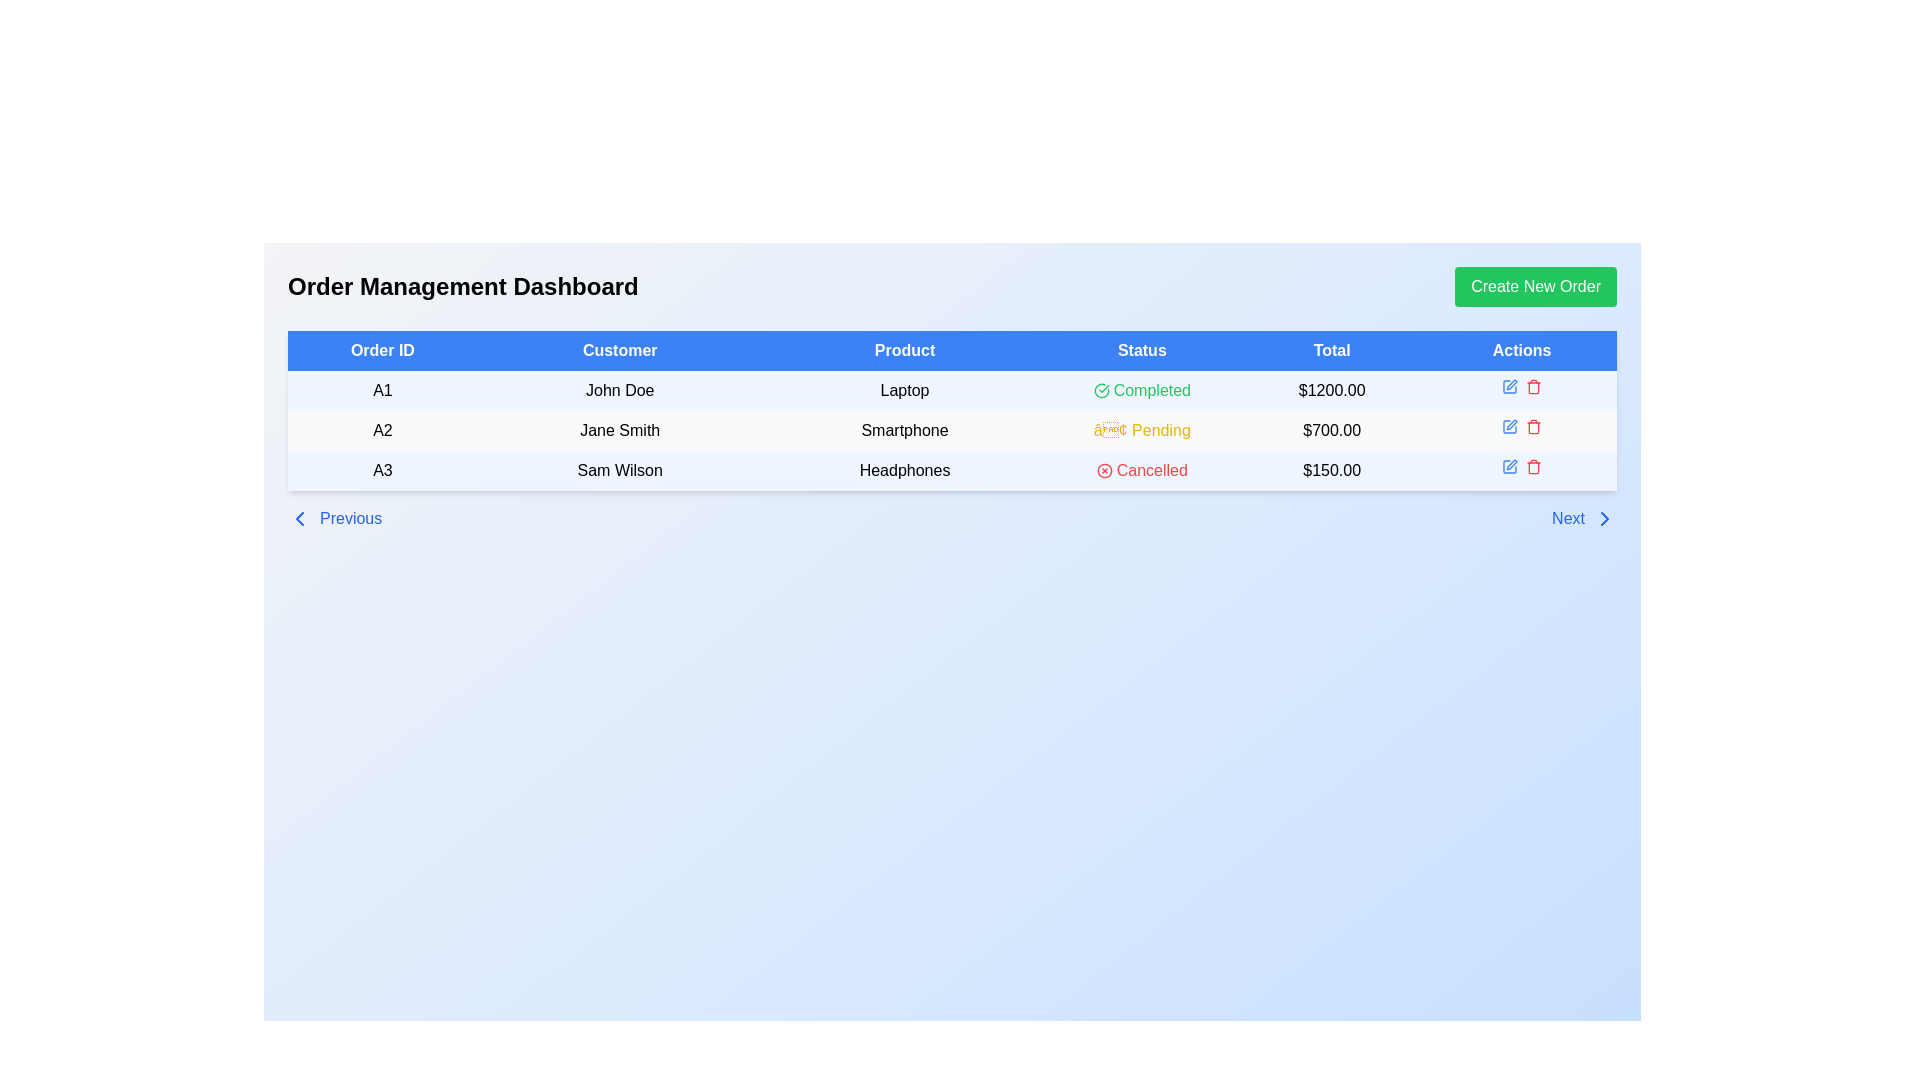 The image size is (1920, 1080). I want to click on the green checkmark icon and 'Completed' text indicating the status of the 'Laptop' in the Status column of the table, so click(1142, 390).